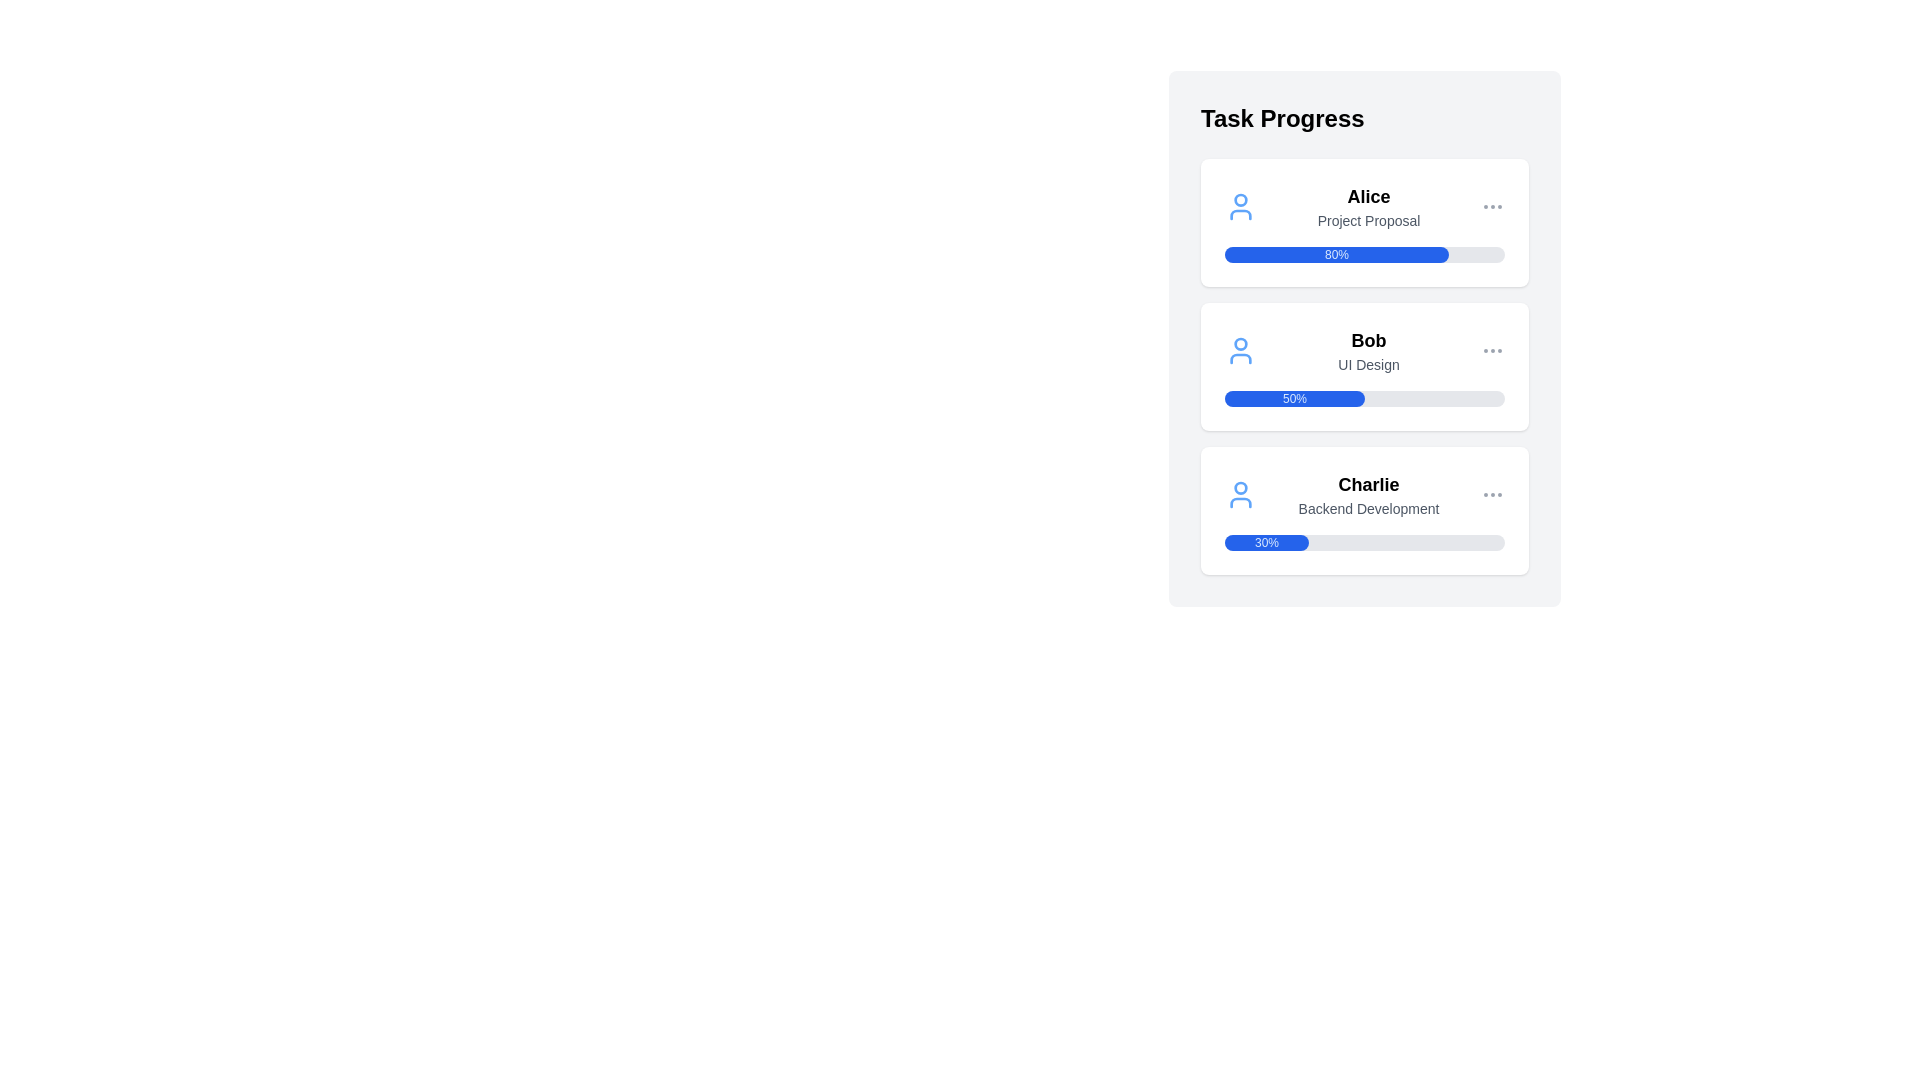  I want to click on the non-interactive text label heading that serves as a title for the task progress indicators, located at the top of the layout, so click(1282, 119).